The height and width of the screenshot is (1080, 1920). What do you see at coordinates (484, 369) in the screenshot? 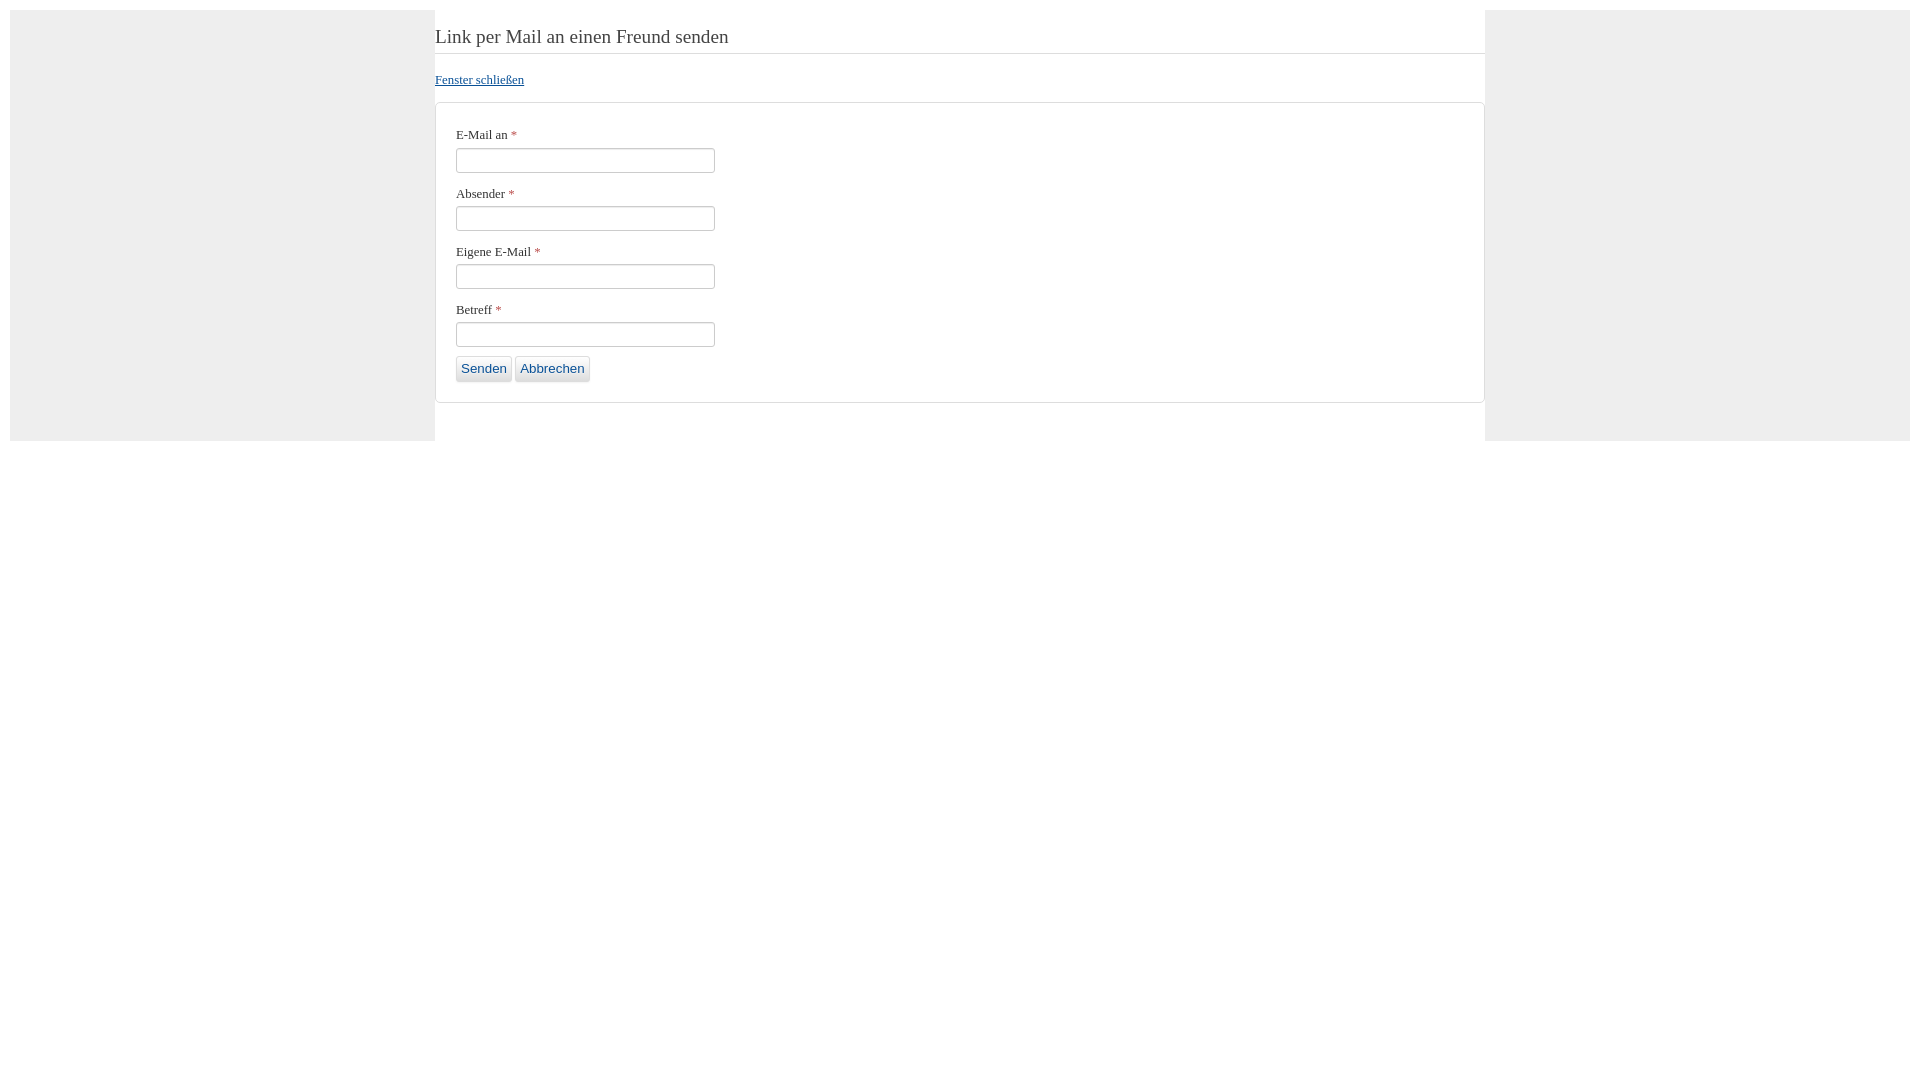
I see `'Senden'` at bounding box center [484, 369].